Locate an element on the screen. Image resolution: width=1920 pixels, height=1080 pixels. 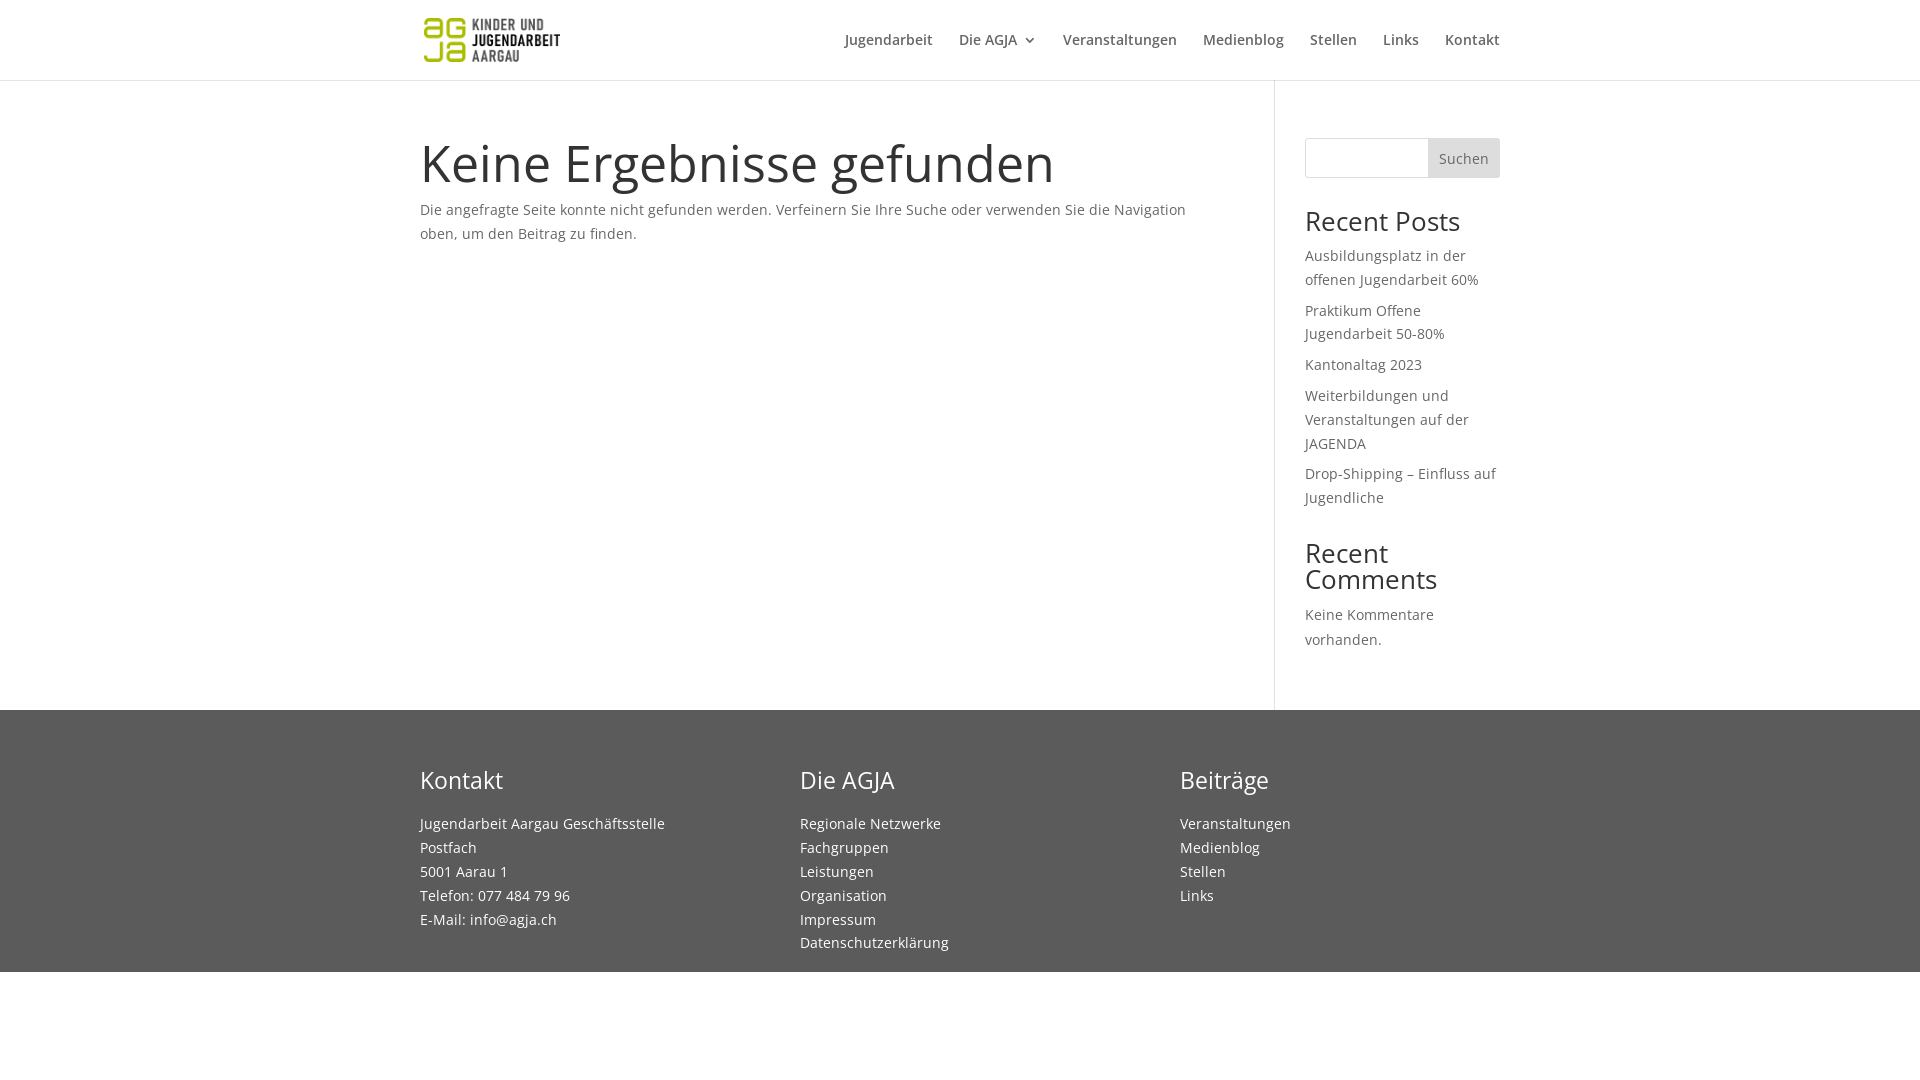
'Veranstaltungen' is located at coordinates (1234, 823).